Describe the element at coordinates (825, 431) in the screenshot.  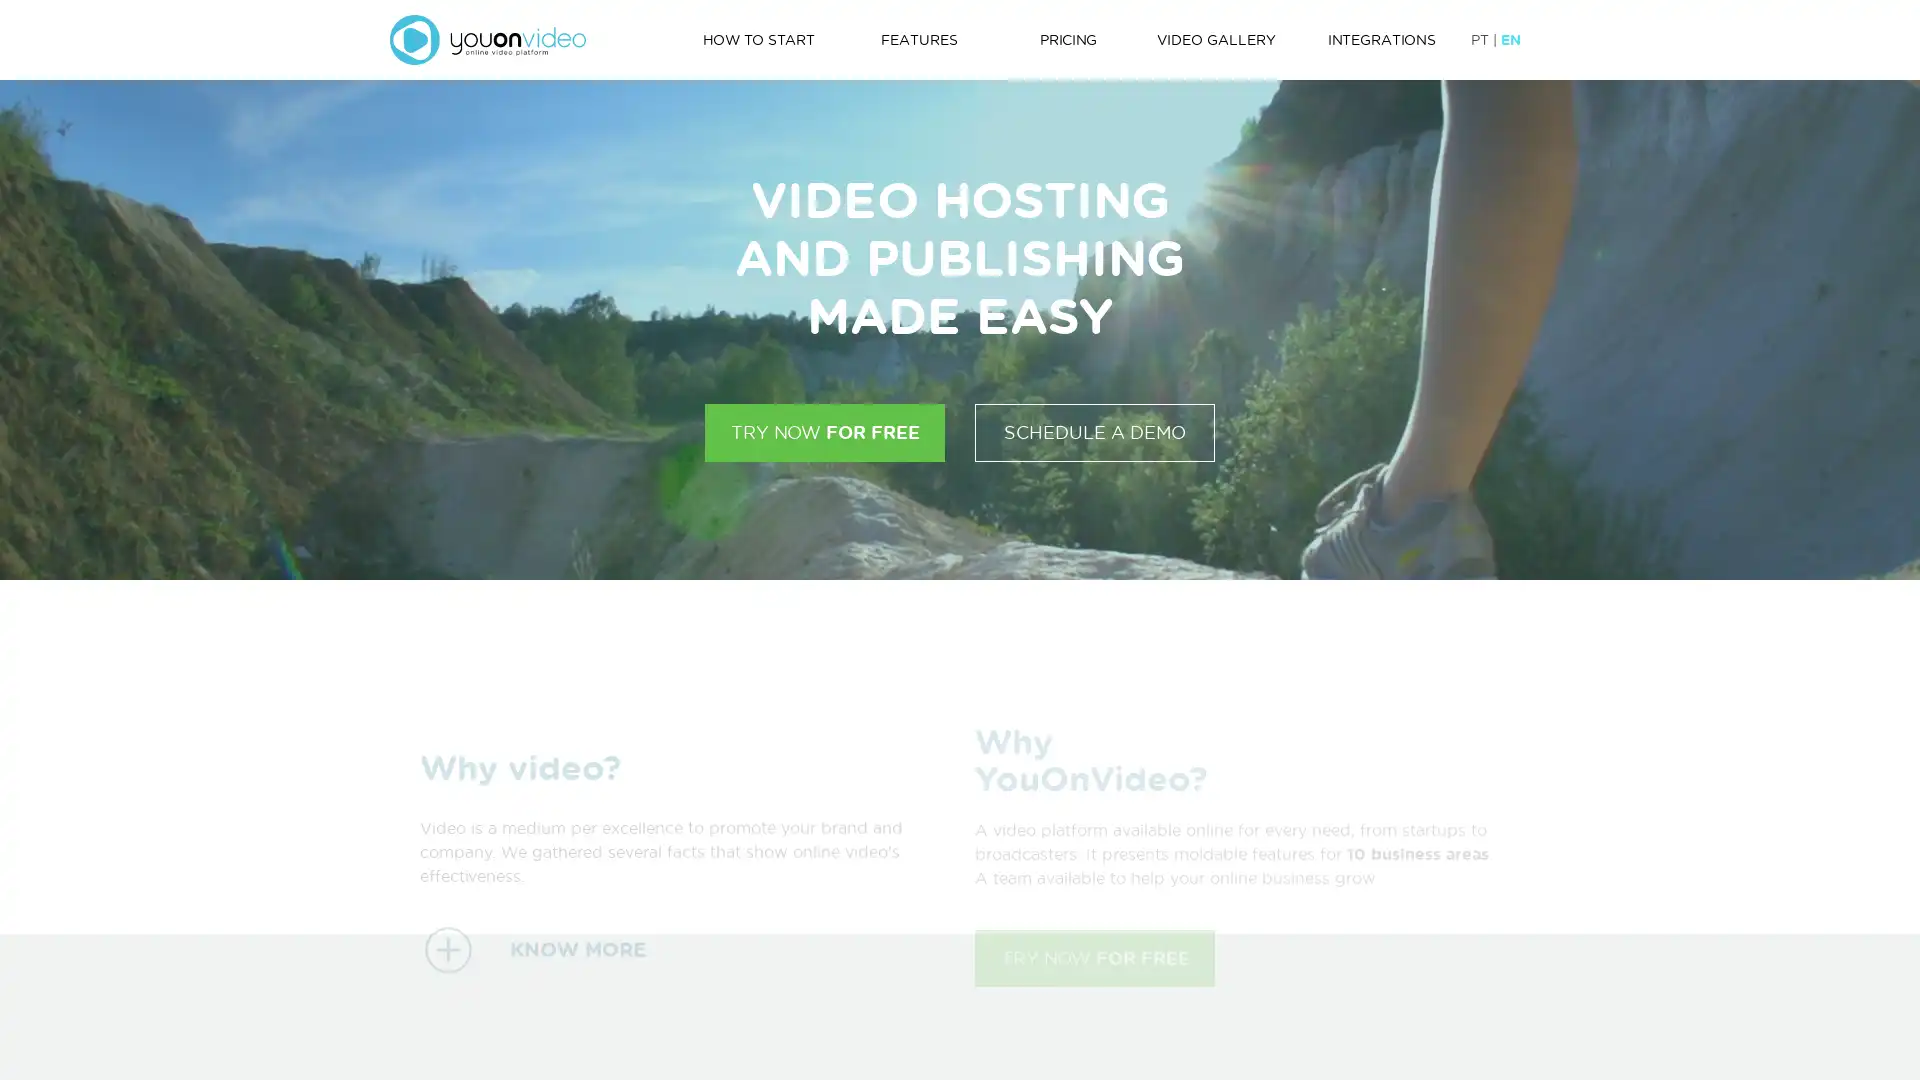
I see `TRY NOW FOR FREE` at that location.